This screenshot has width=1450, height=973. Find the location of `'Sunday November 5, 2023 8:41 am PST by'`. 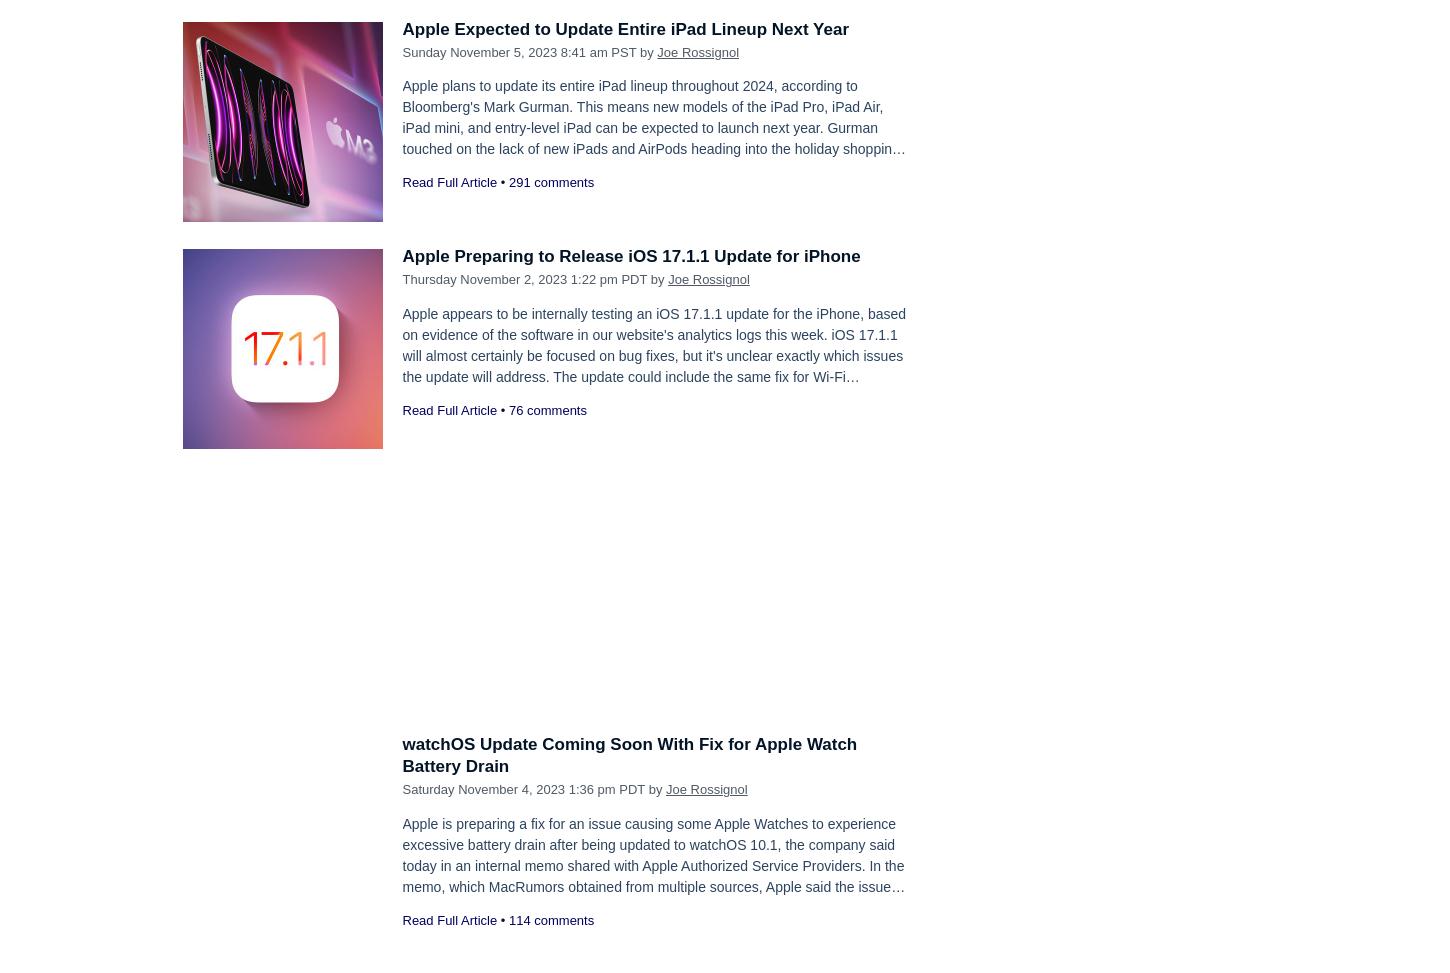

'Sunday November 5, 2023 8:41 am PST by' is located at coordinates (529, 51).